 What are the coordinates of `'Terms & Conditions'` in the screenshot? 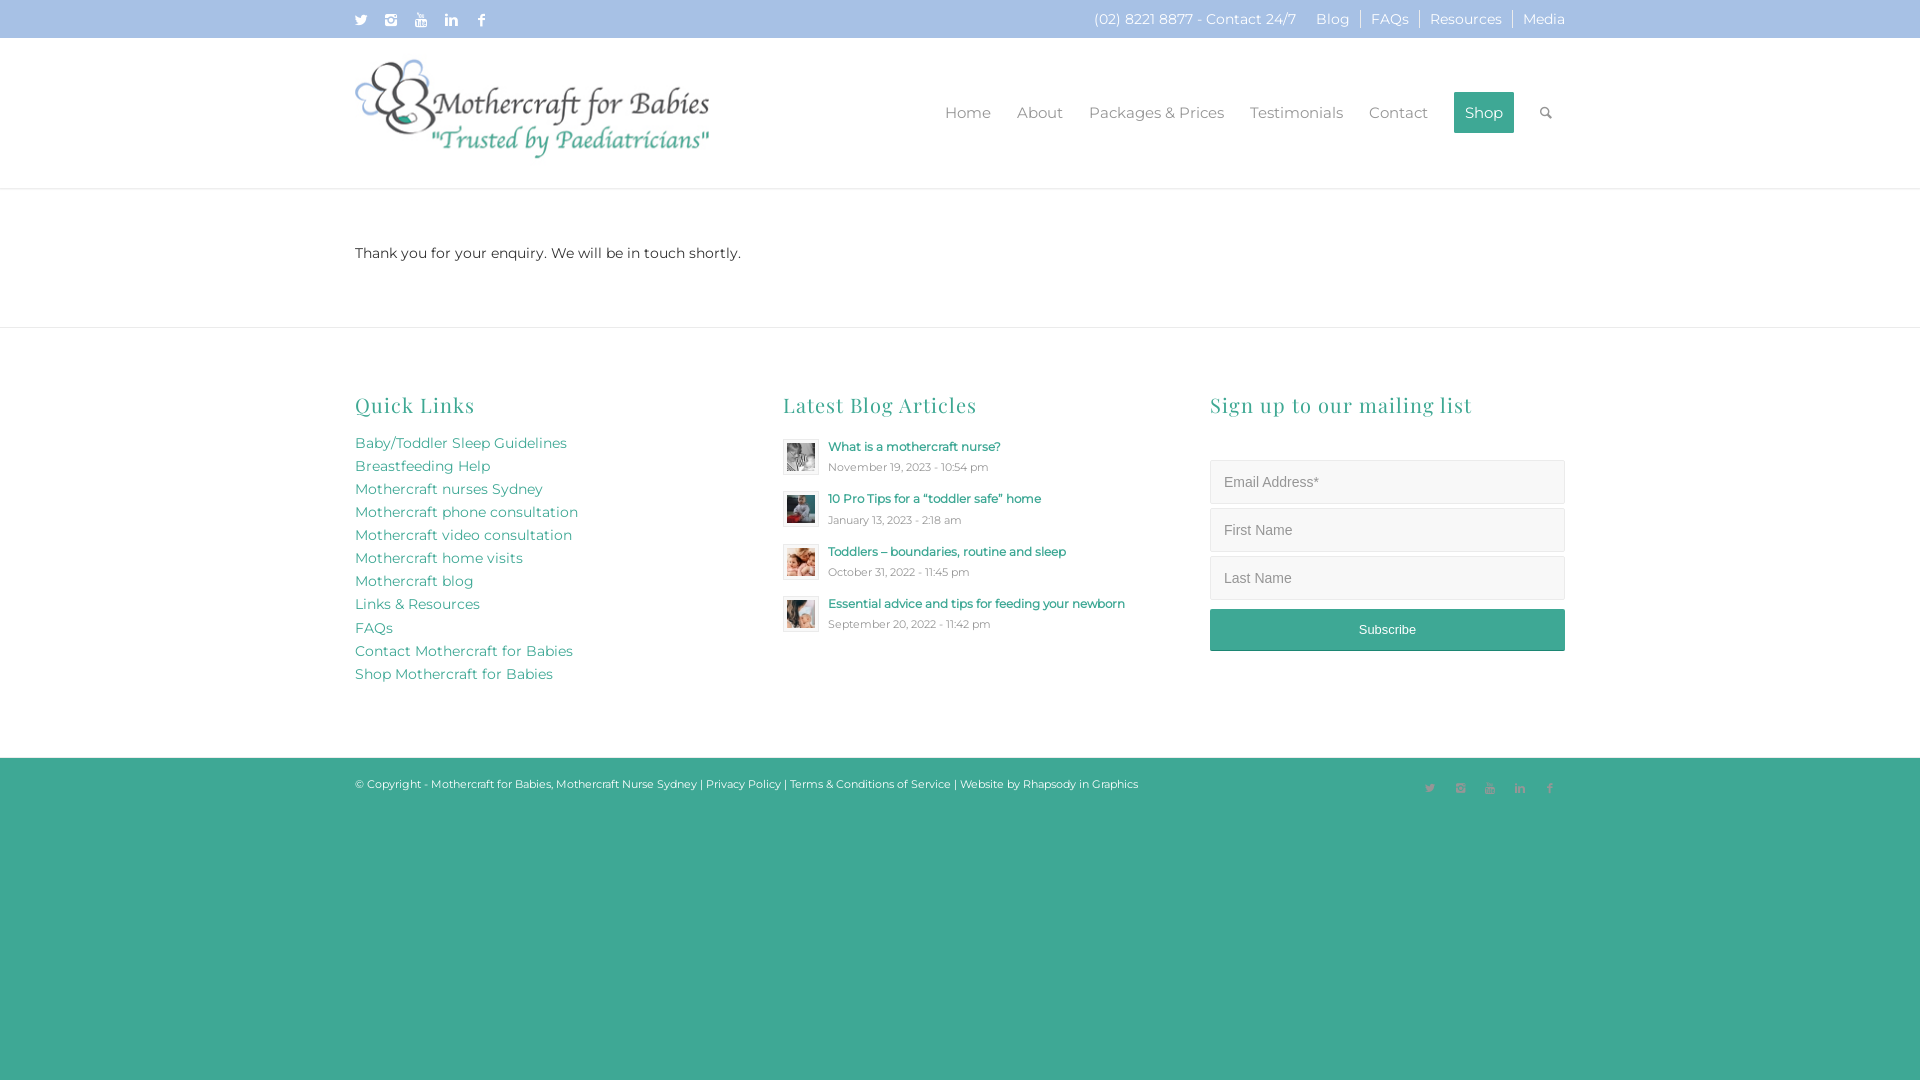 It's located at (841, 782).